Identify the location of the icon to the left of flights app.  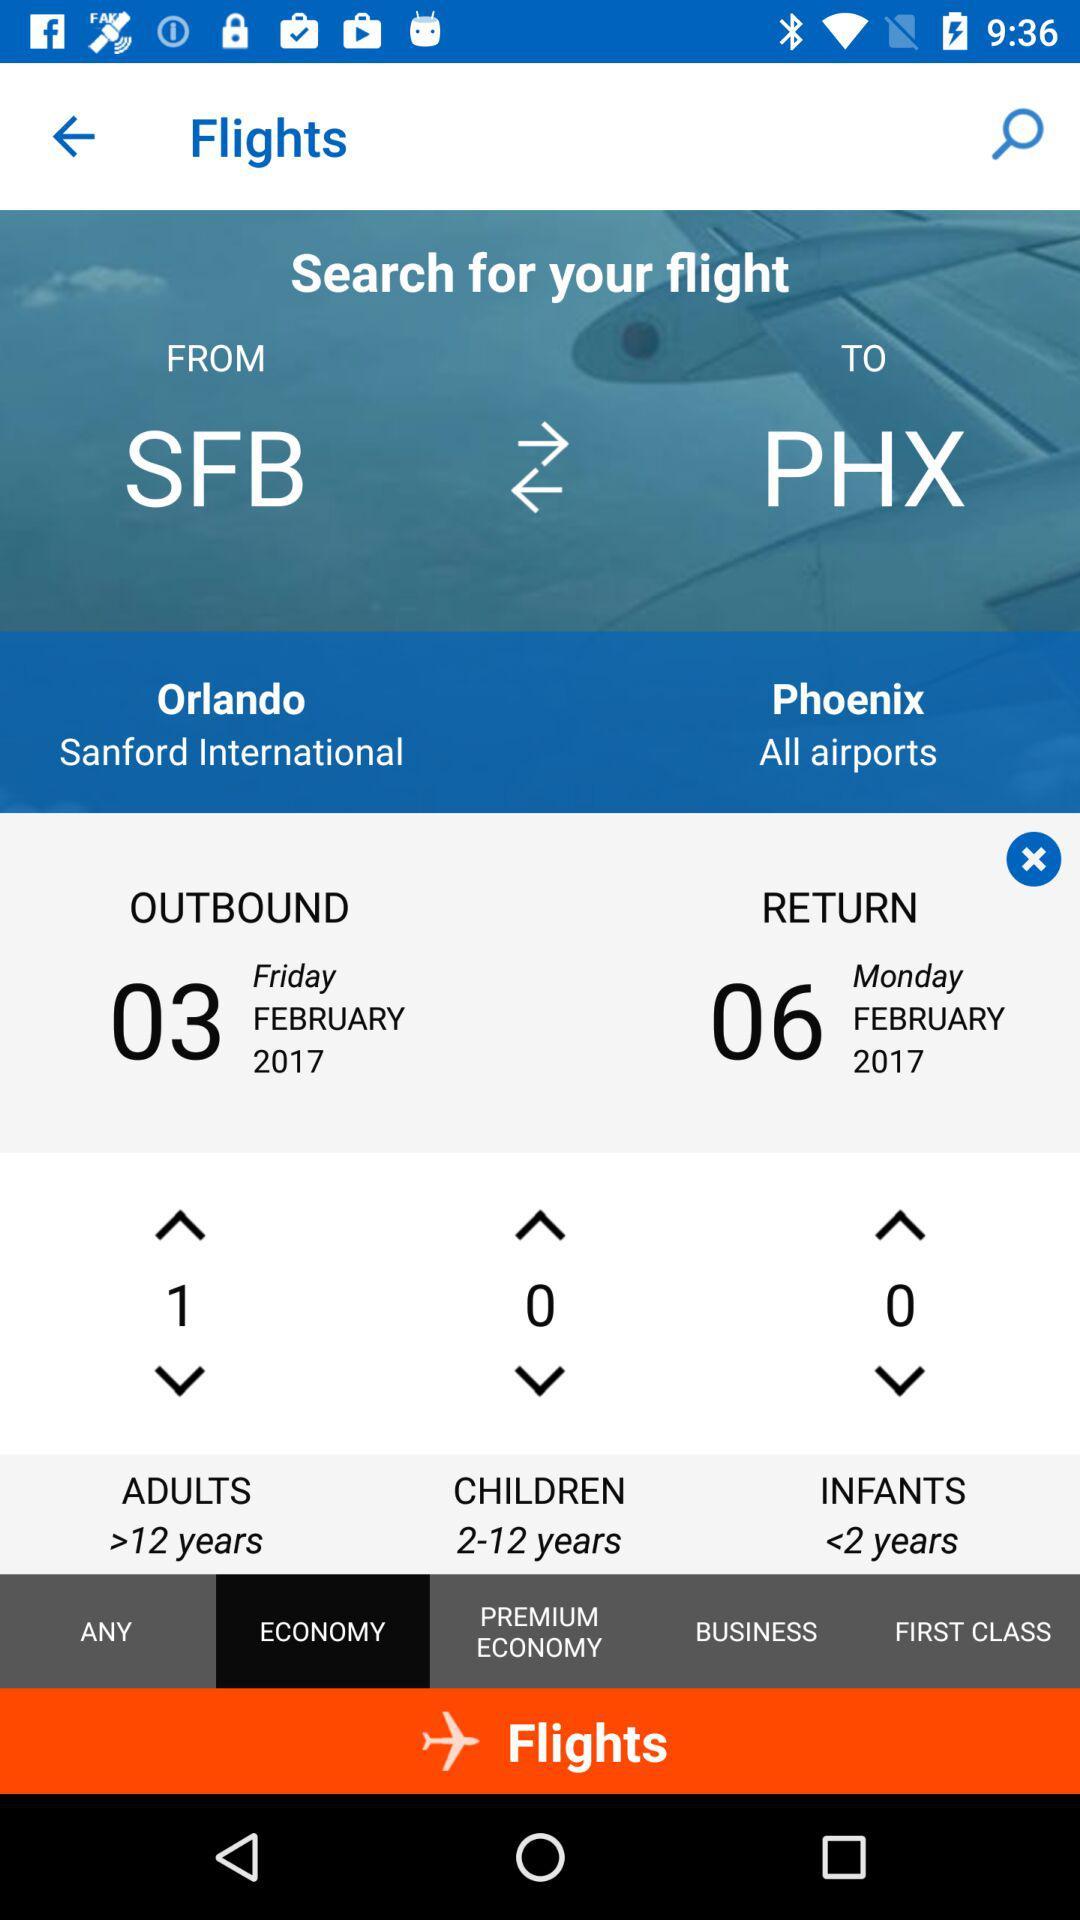
(72, 135).